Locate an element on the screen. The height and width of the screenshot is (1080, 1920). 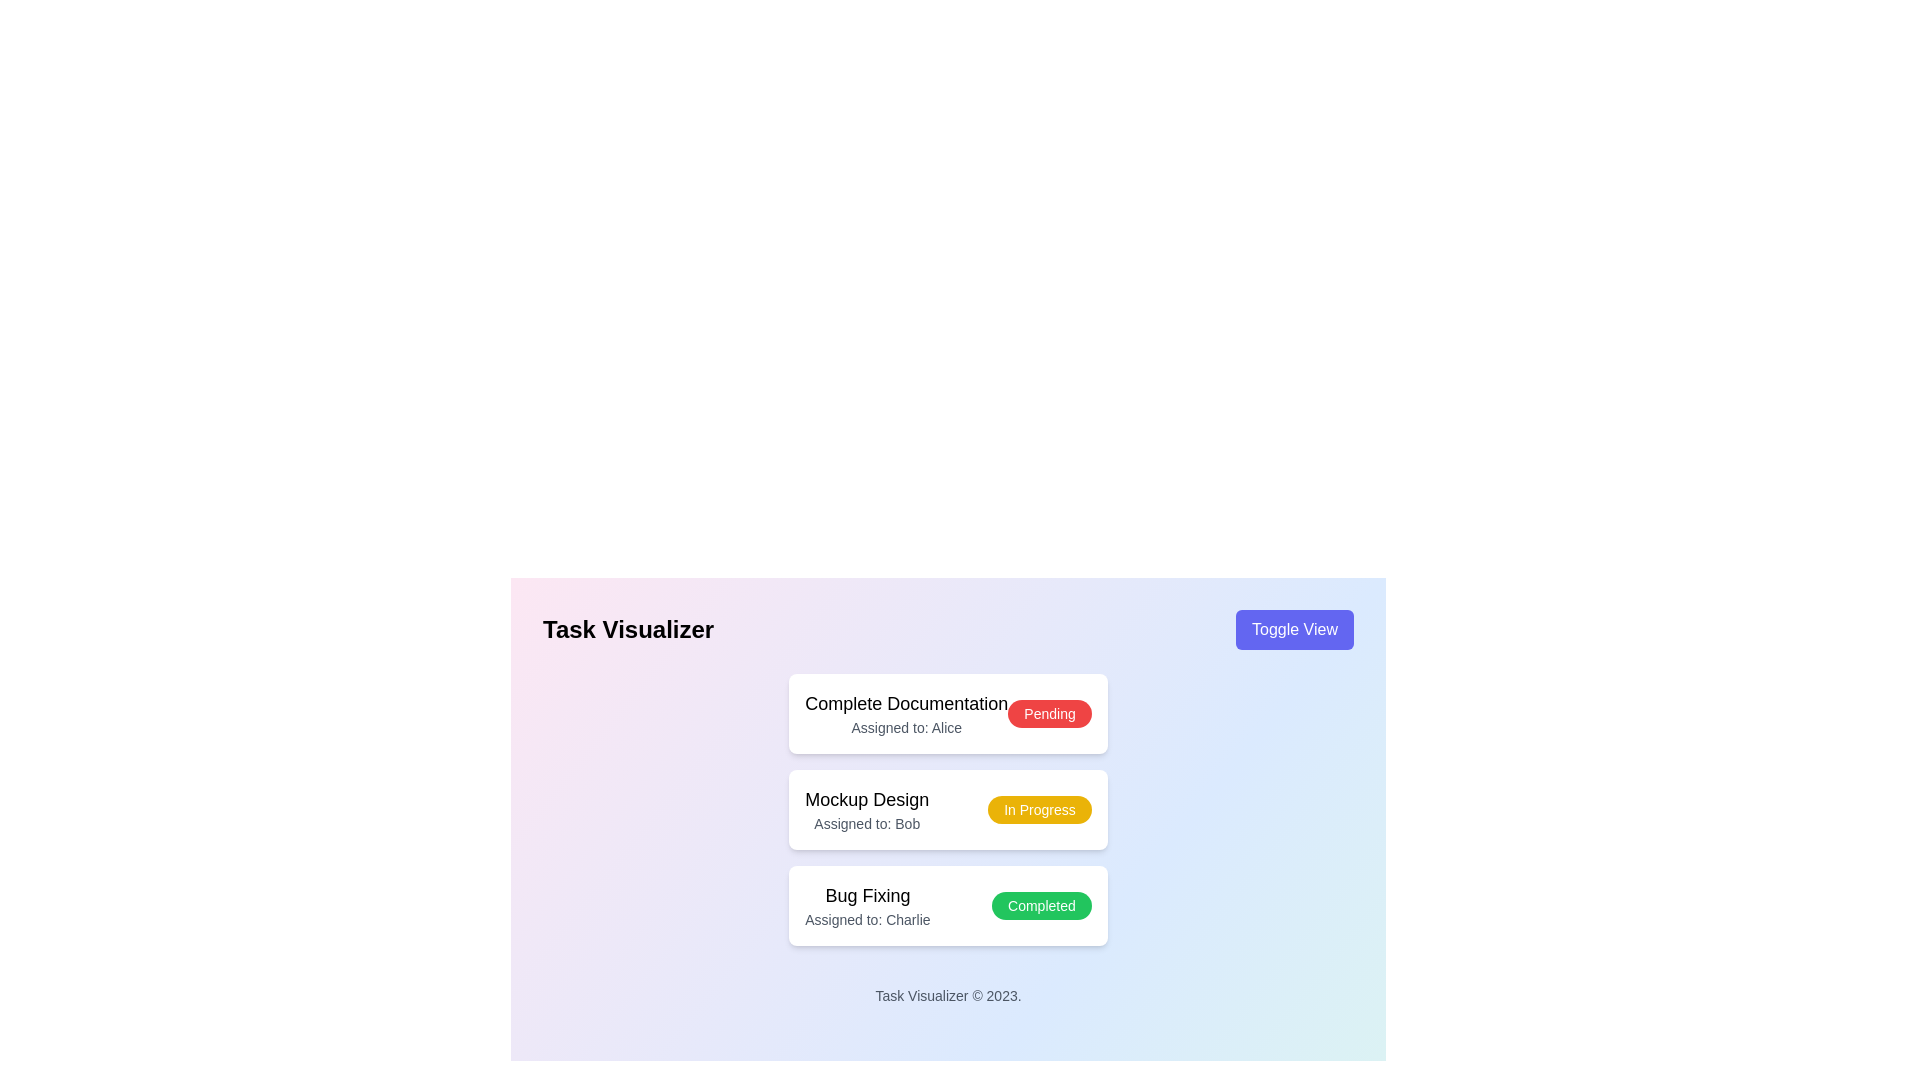
text content from the Text block displaying 'Mockup Design' and 'Assigned to: Bob', which is centrally aligned in the second task card of three listed vertically is located at coordinates (867, 810).